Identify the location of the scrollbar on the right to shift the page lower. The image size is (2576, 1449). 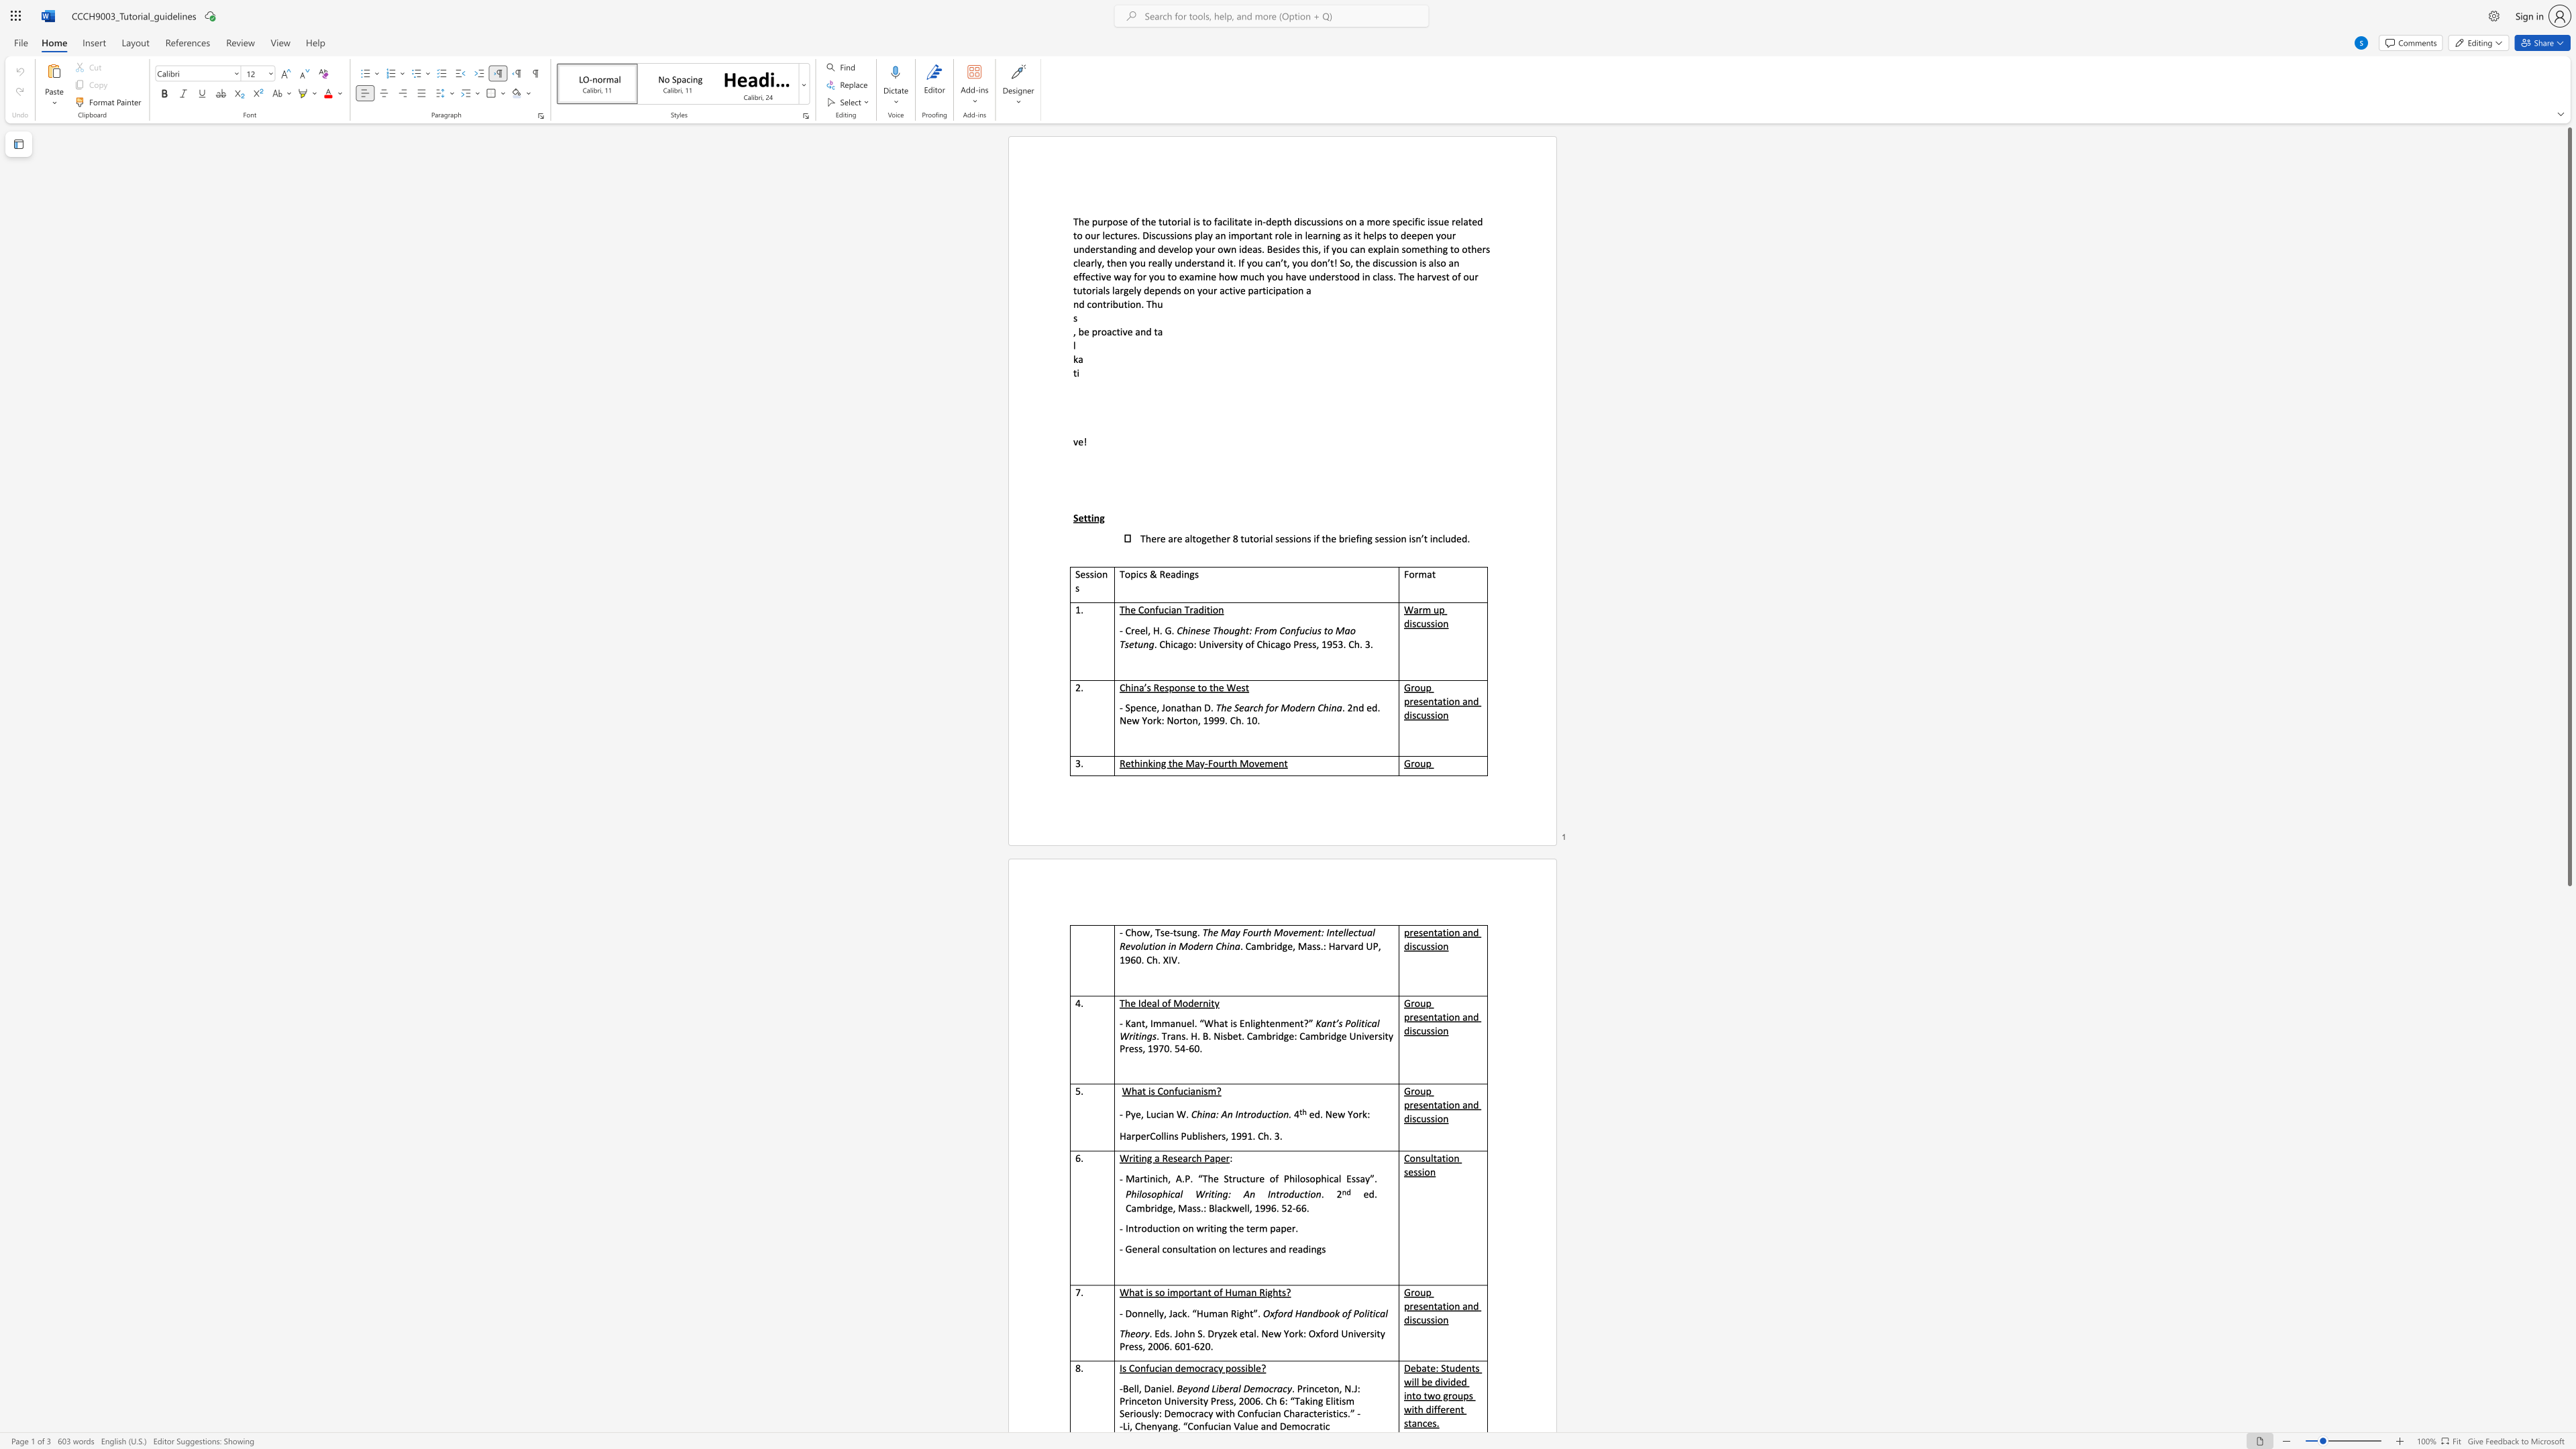
(2568, 1307).